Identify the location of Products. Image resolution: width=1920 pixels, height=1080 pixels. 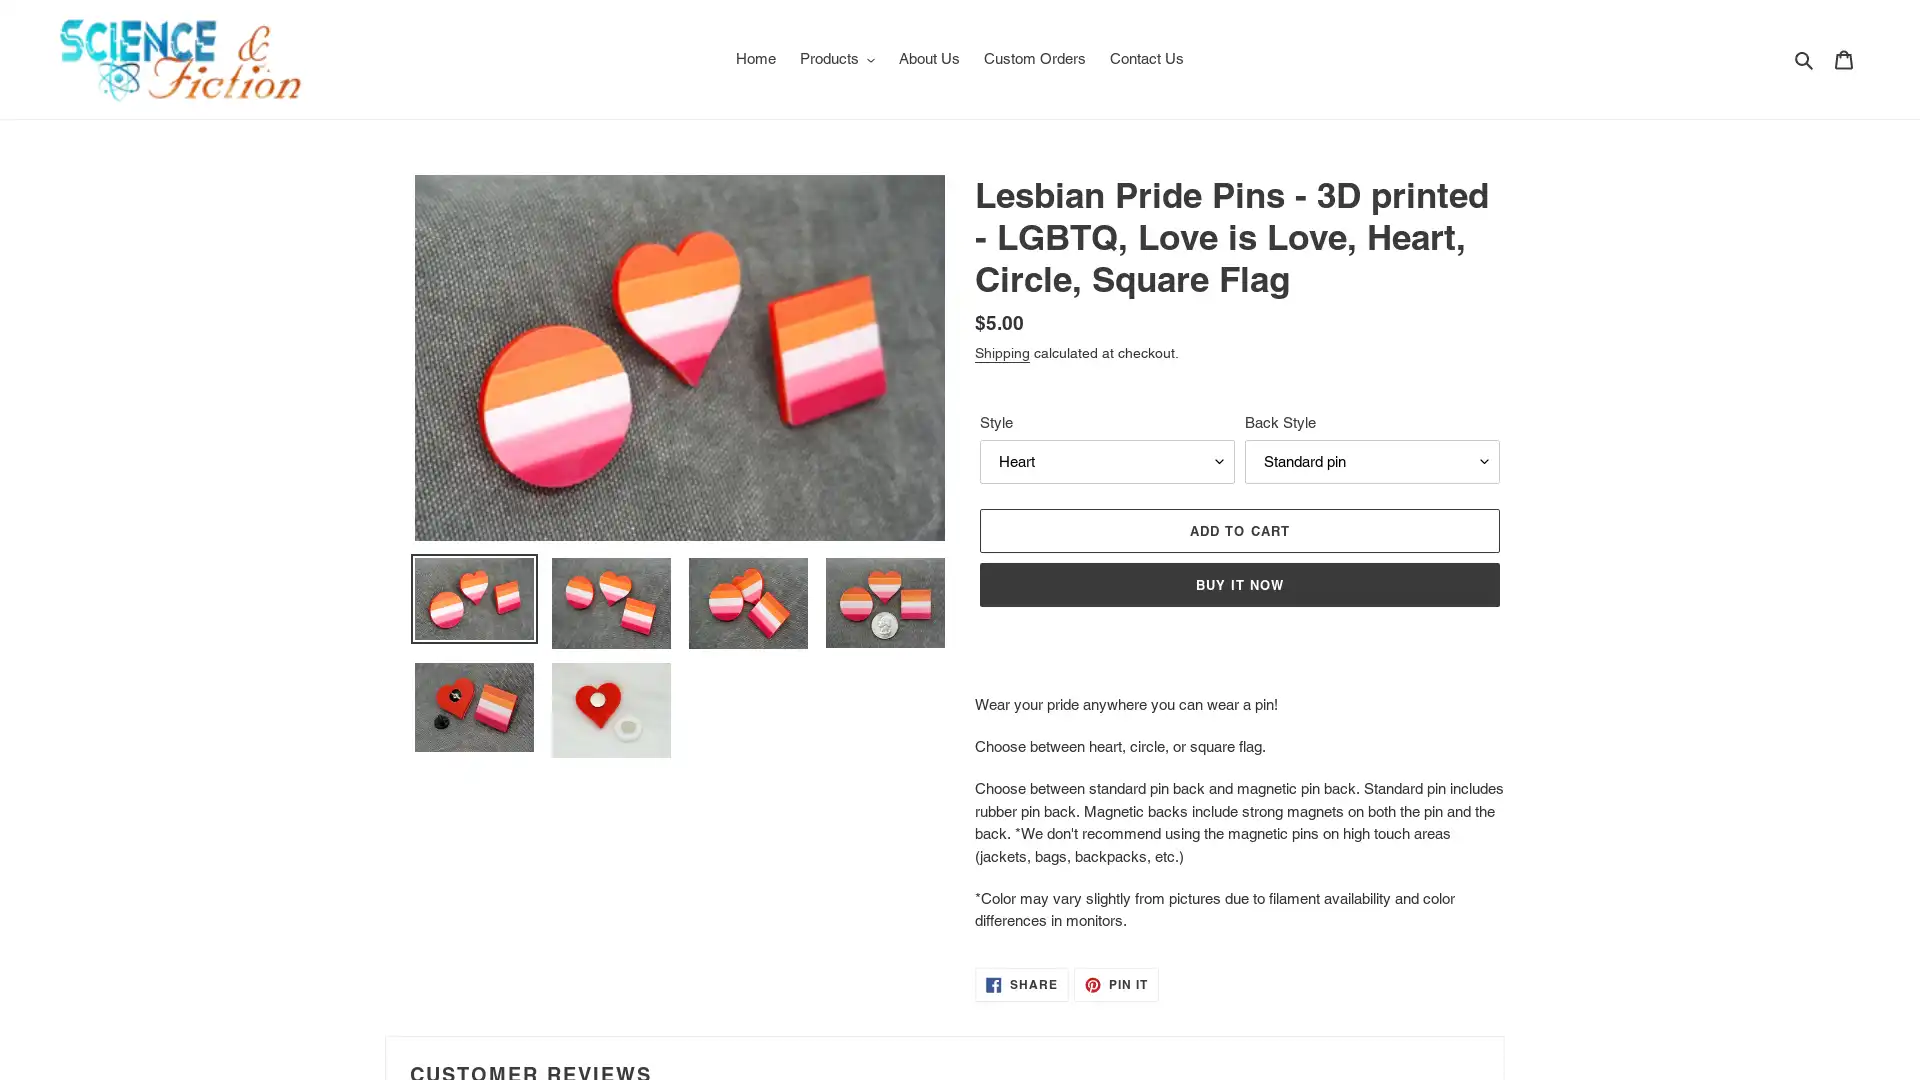
(836, 57).